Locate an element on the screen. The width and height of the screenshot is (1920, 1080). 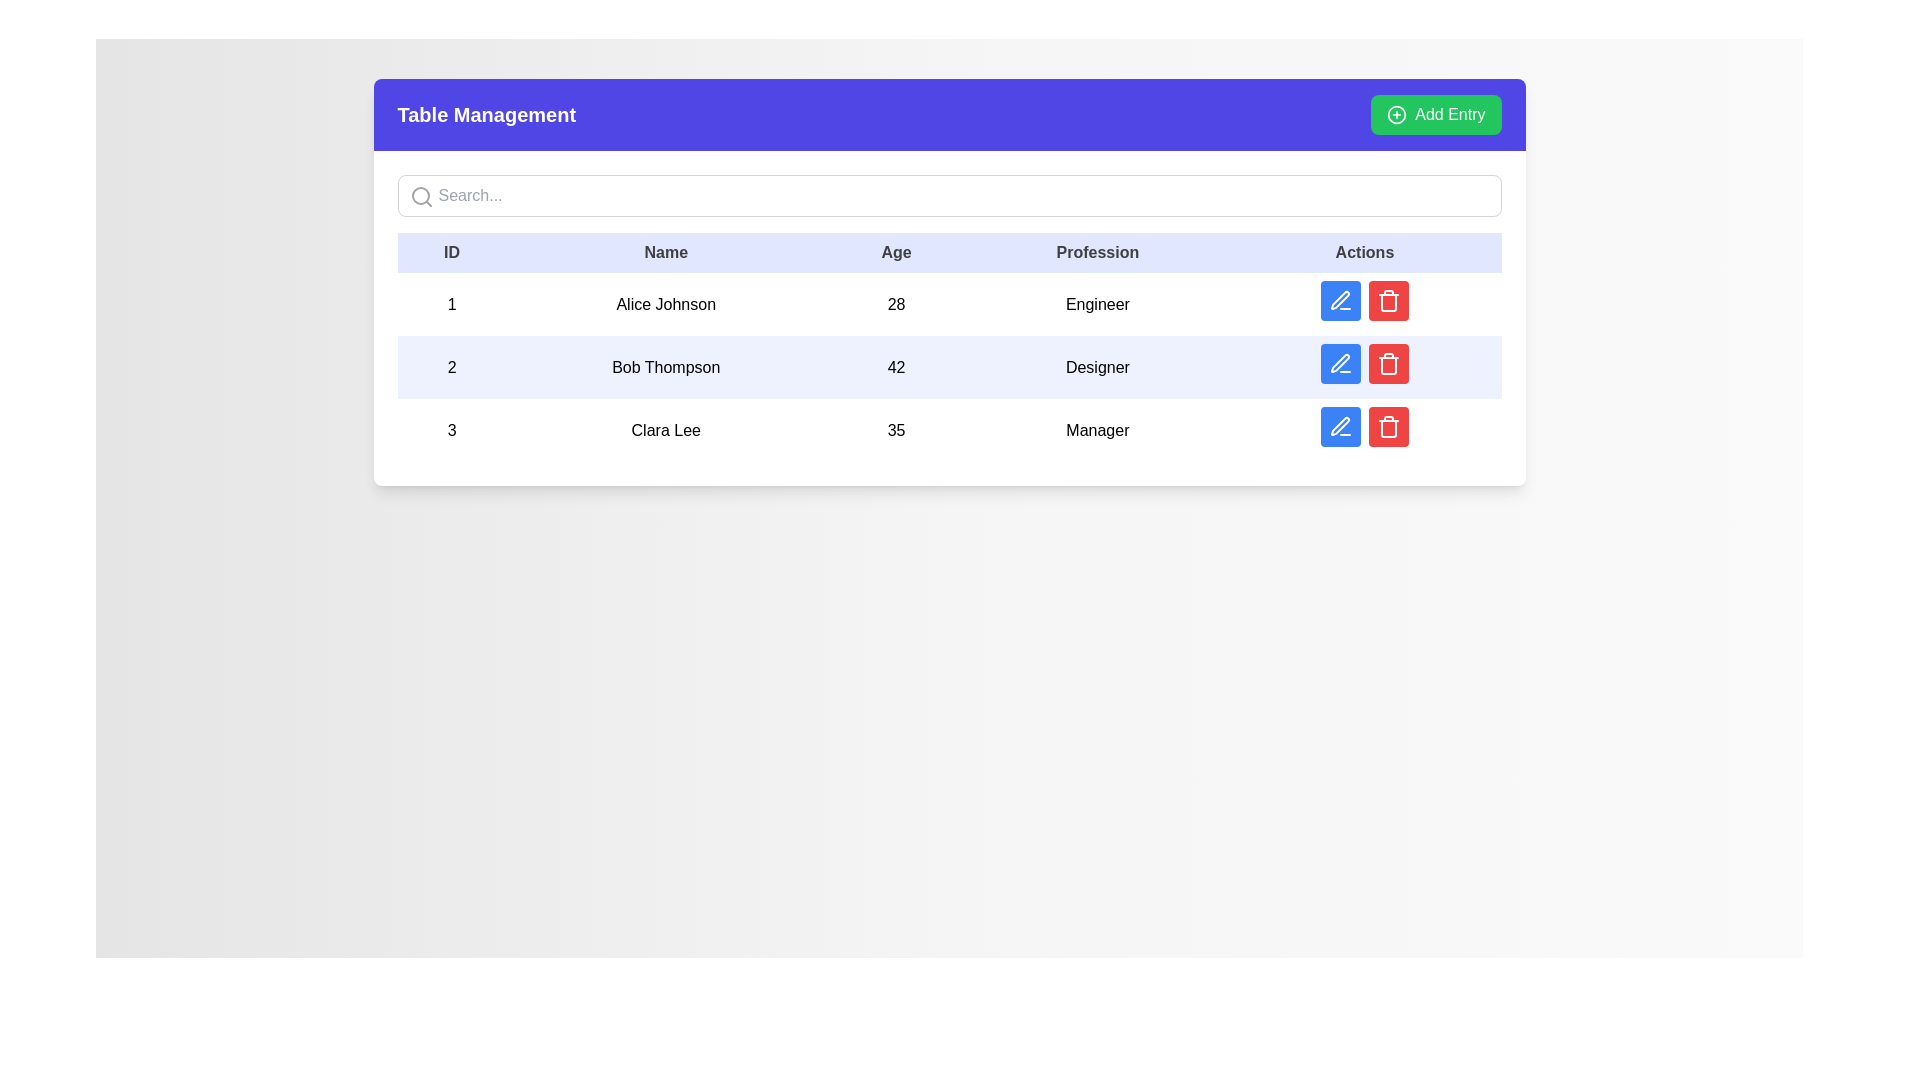
the 'Name' table header, which is the second column header in the table, styled with padding and a light background color is located at coordinates (666, 252).